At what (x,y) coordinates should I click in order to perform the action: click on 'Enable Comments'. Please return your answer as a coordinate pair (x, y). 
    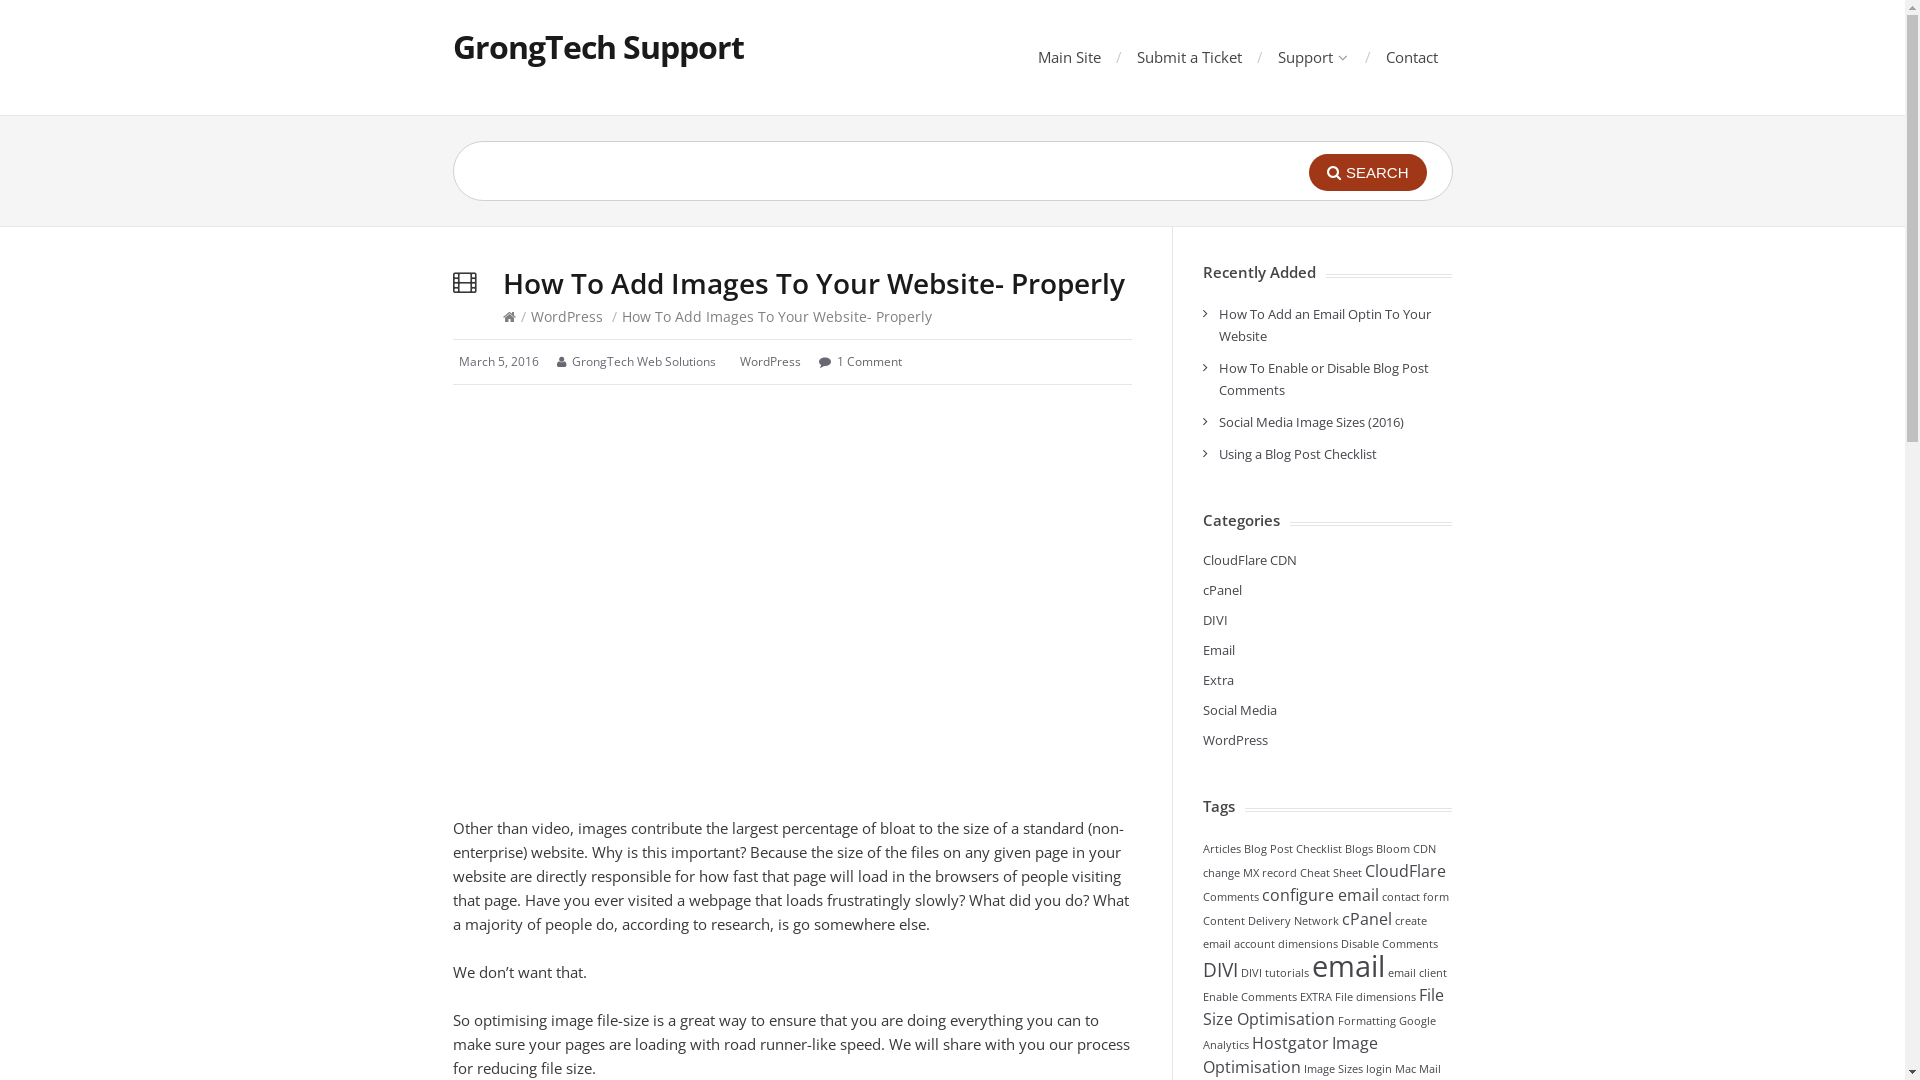
    Looking at the image, I should click on (1247, 996).